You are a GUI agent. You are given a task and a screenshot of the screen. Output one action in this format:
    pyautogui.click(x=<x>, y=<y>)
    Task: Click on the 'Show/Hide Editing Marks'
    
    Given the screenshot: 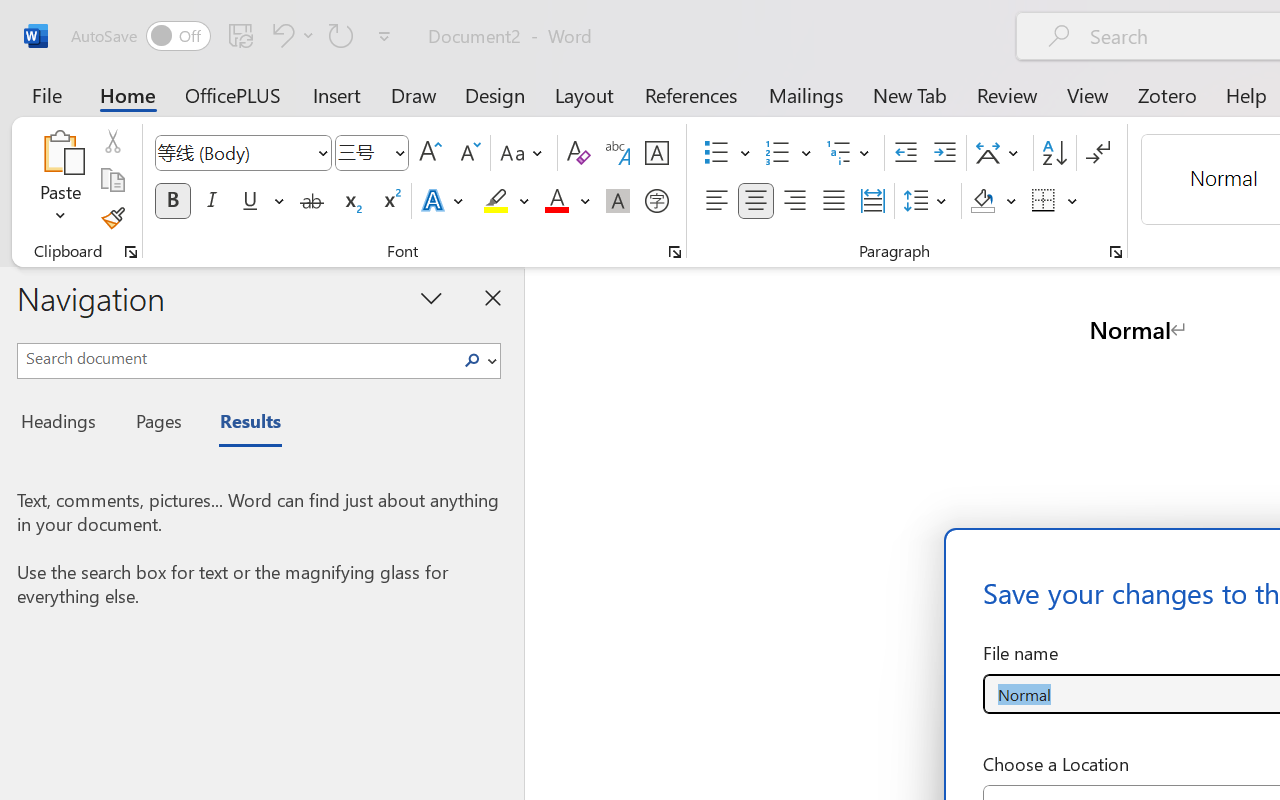 What is the action you would take?
    pyautogui.click(x=1097, y=153)
    